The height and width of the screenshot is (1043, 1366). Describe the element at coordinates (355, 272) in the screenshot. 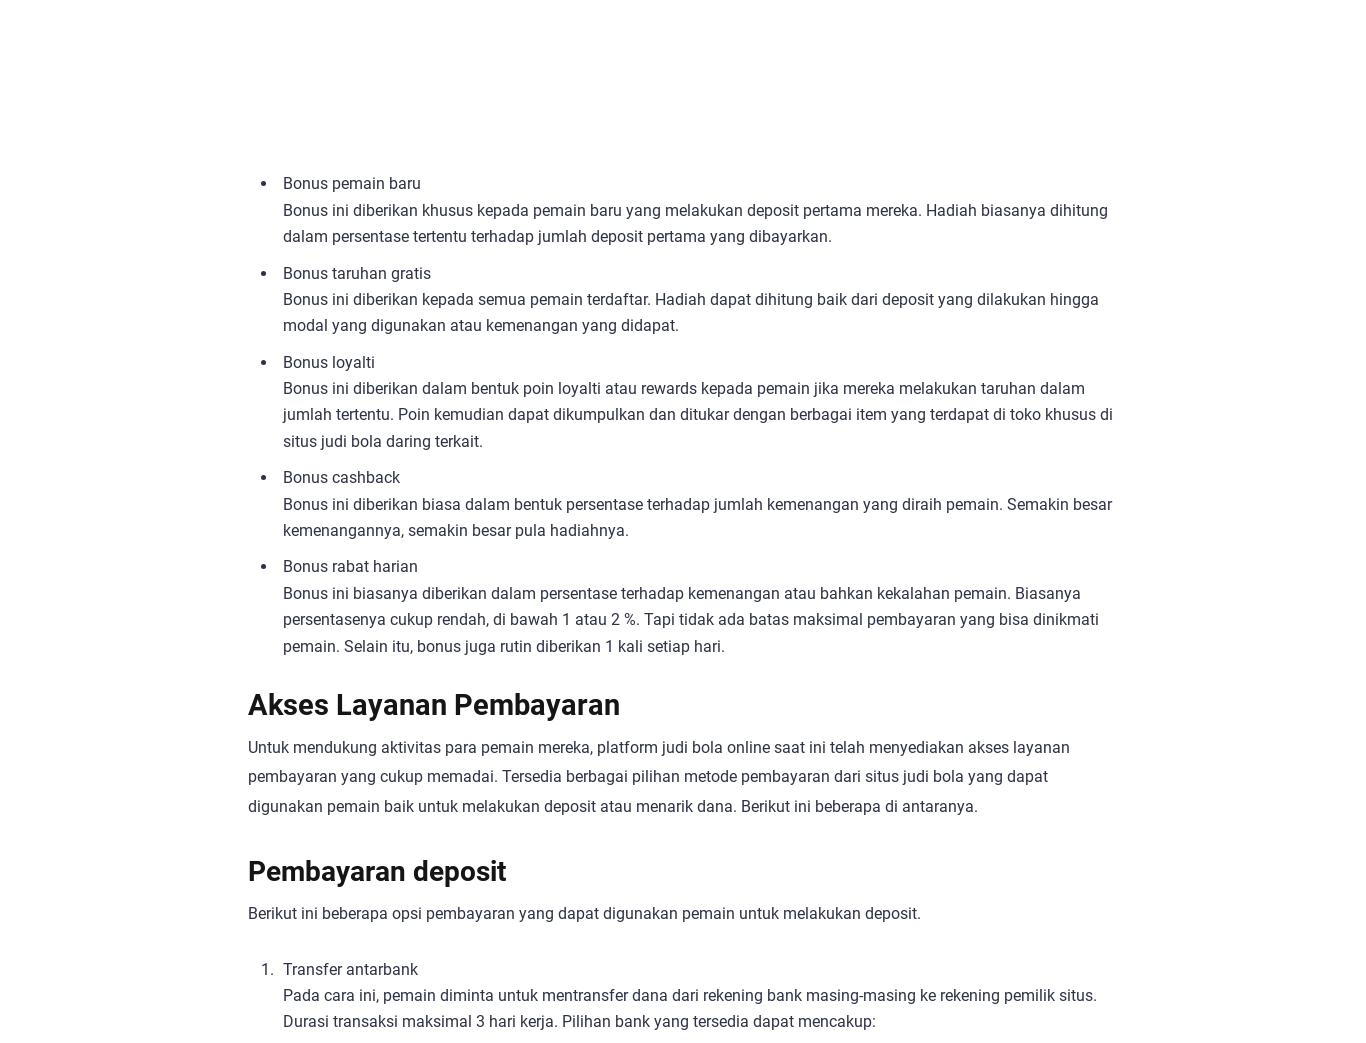

I see `'Bonus taruhan gratis'` at that location.